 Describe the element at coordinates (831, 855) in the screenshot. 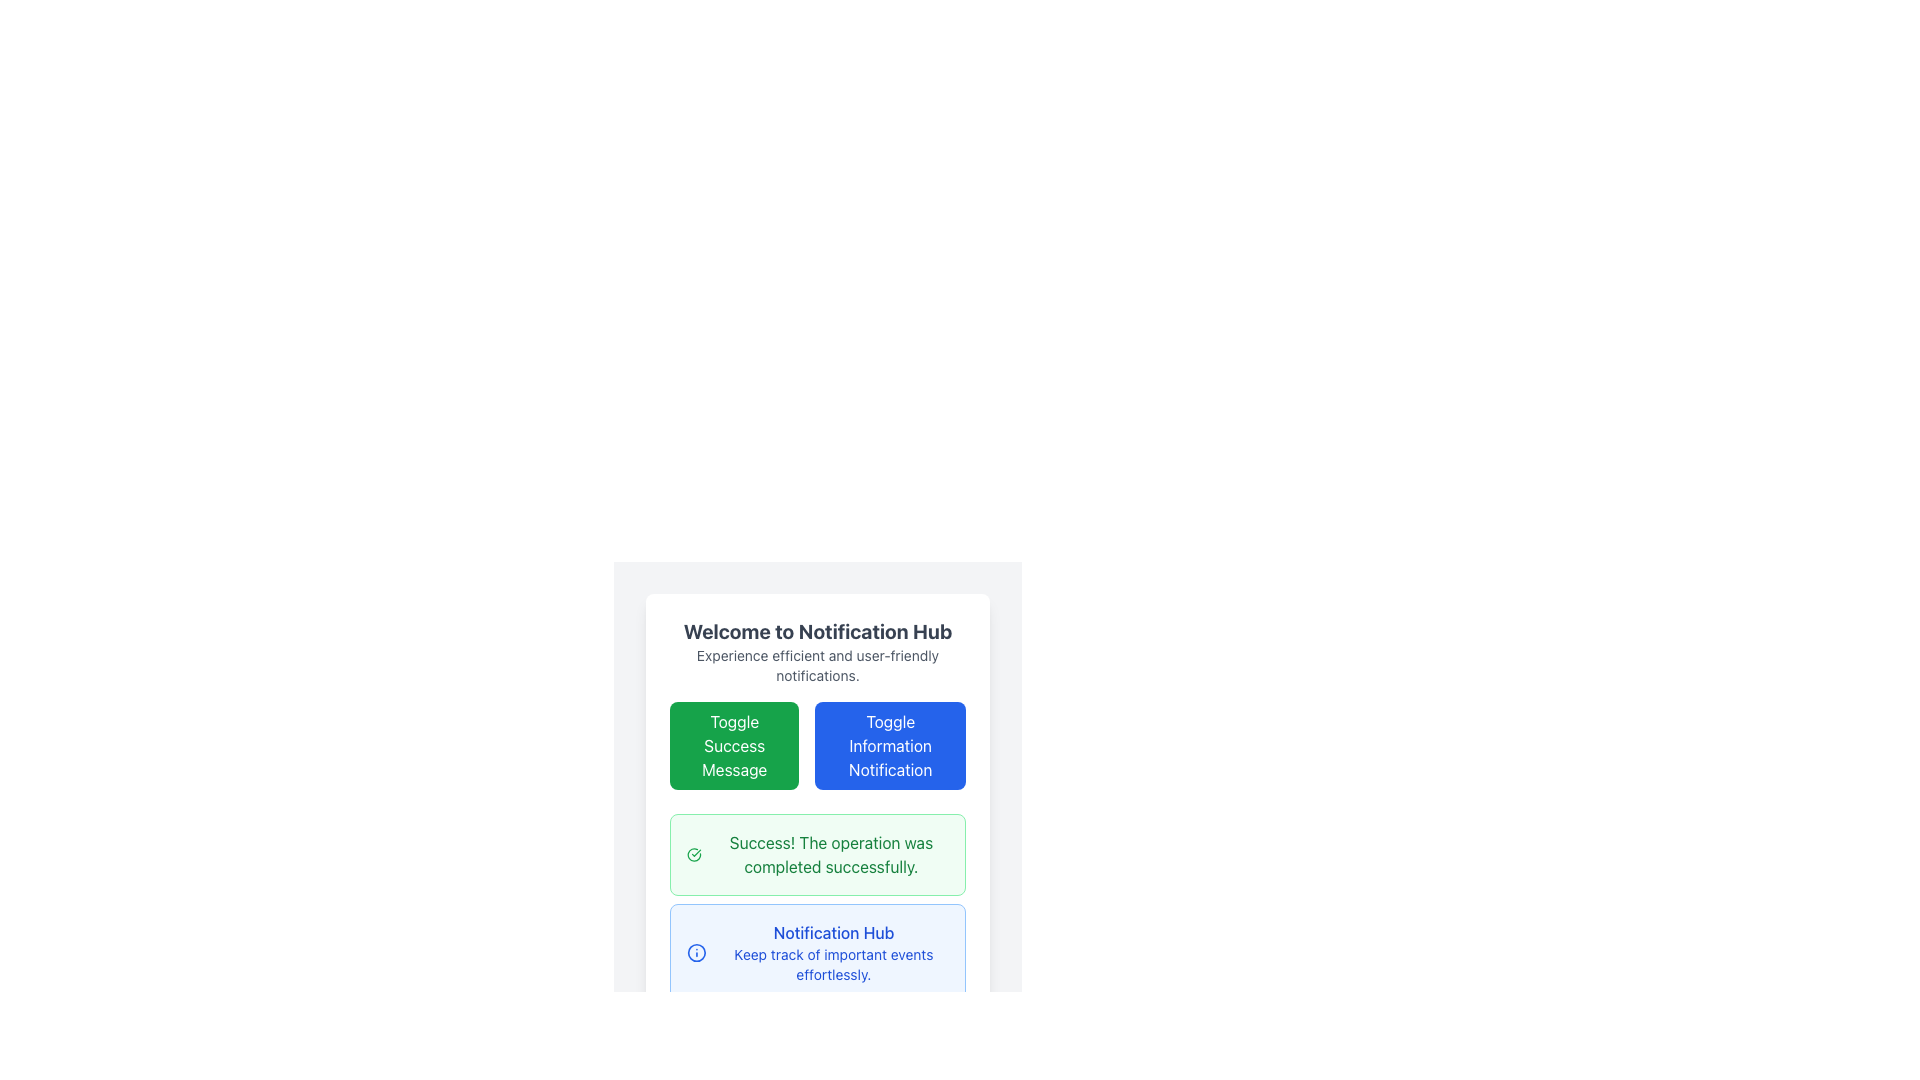

I see `the feedback displayed in the success notification text that reads 'Success! The operation was completed successfully.'` at that location.